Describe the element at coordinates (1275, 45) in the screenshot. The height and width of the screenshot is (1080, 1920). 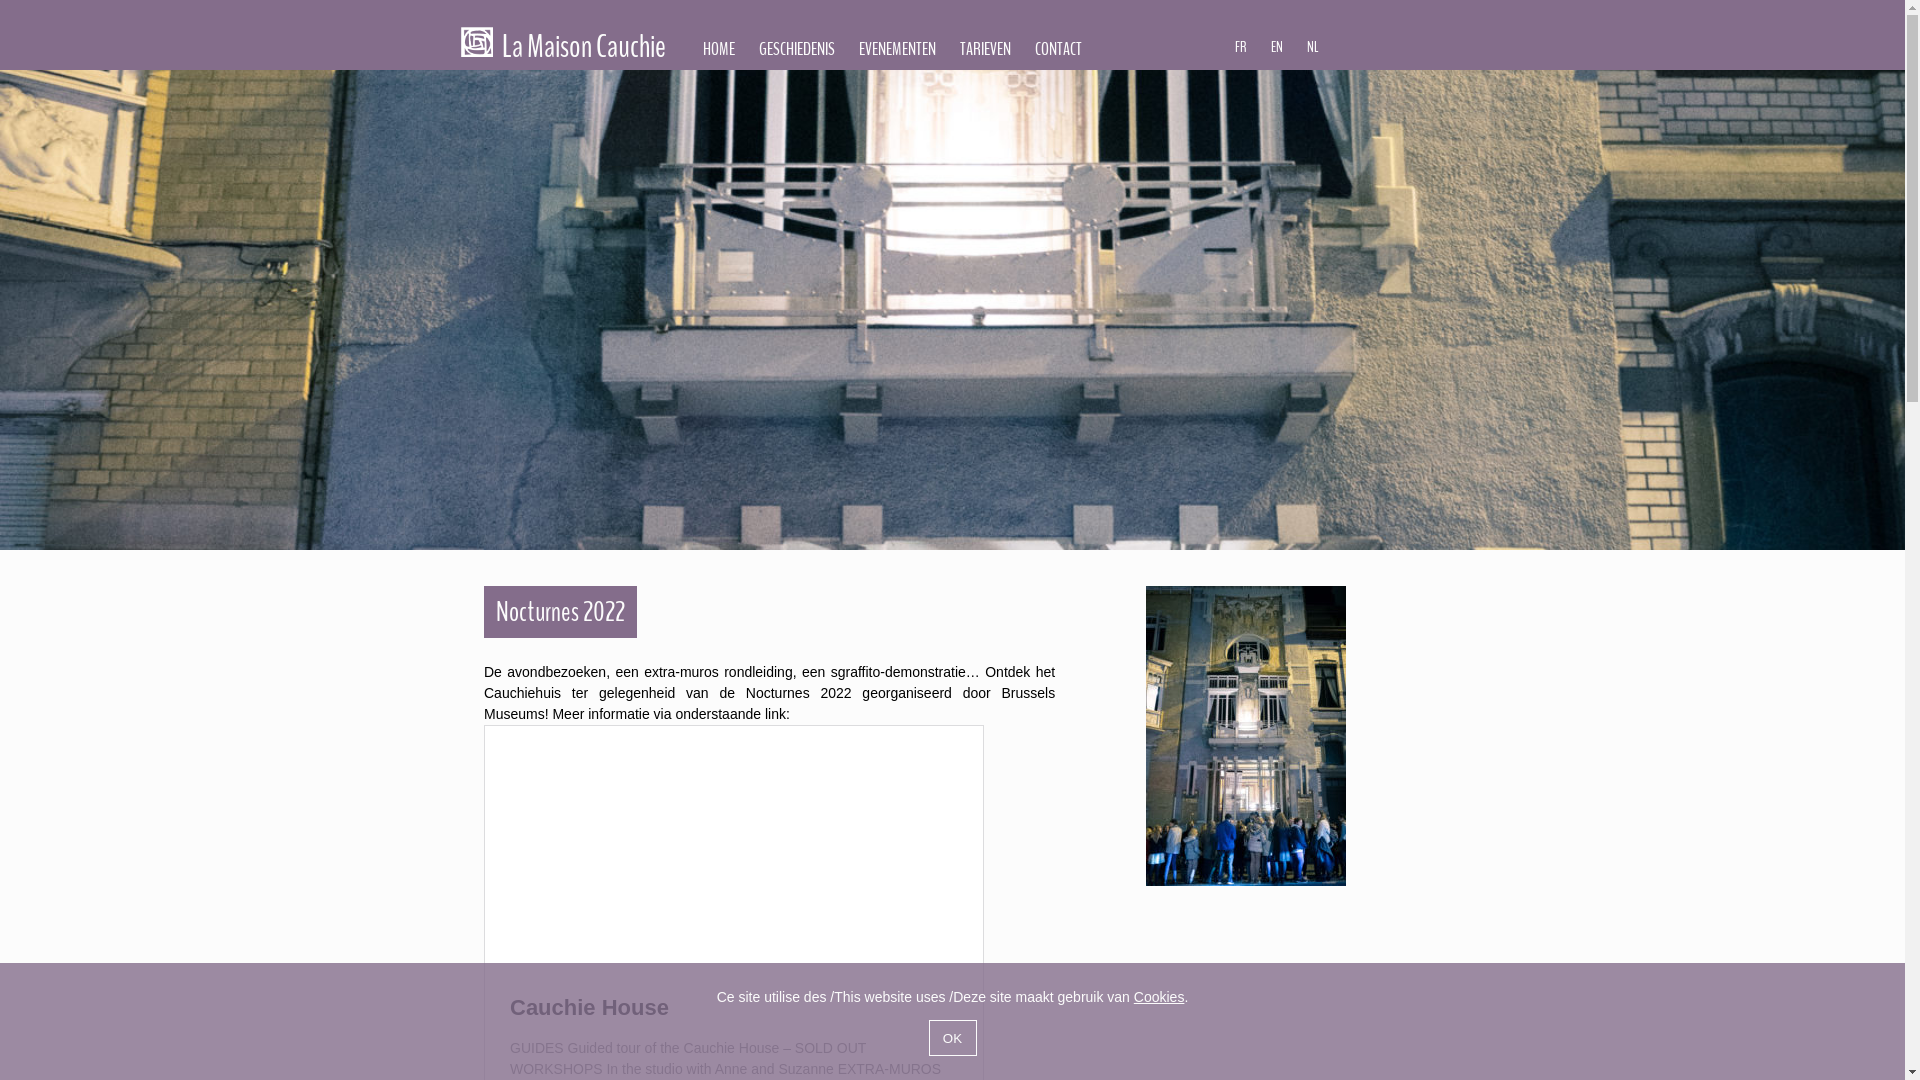
I see `'EN'` at that location.